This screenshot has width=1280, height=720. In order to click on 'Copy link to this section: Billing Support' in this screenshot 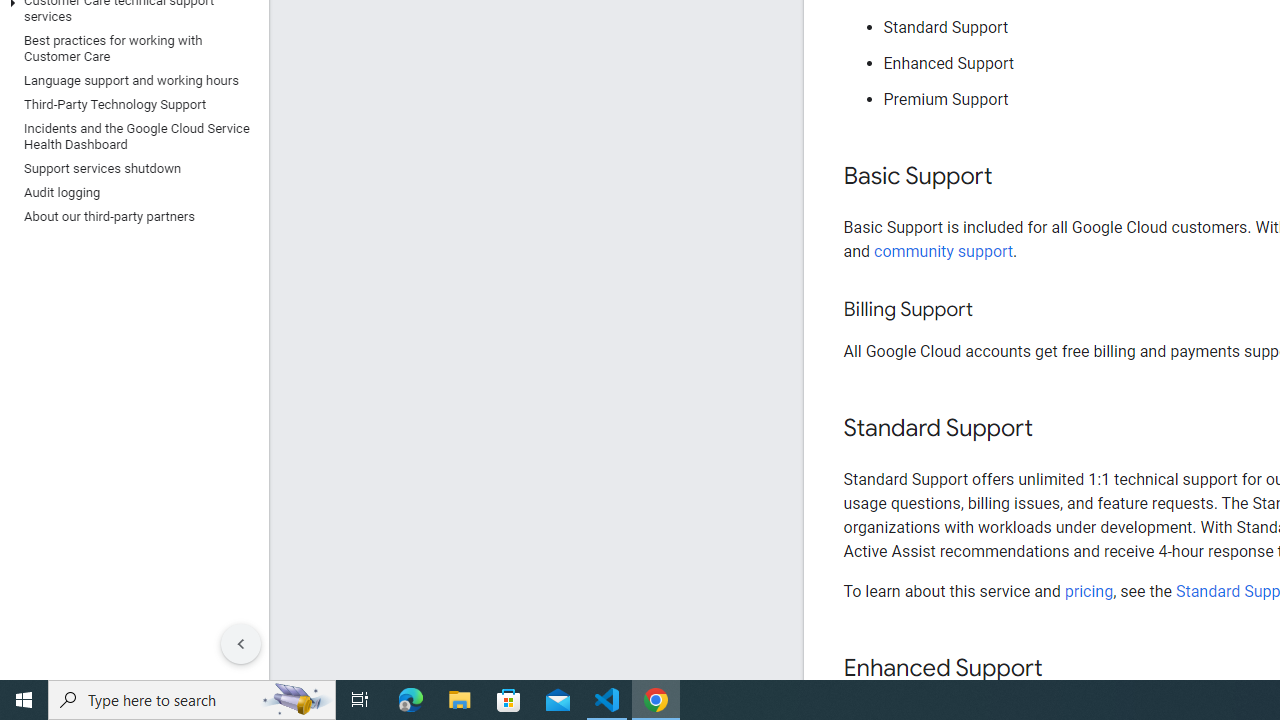, I will do `click(992, 310)`.